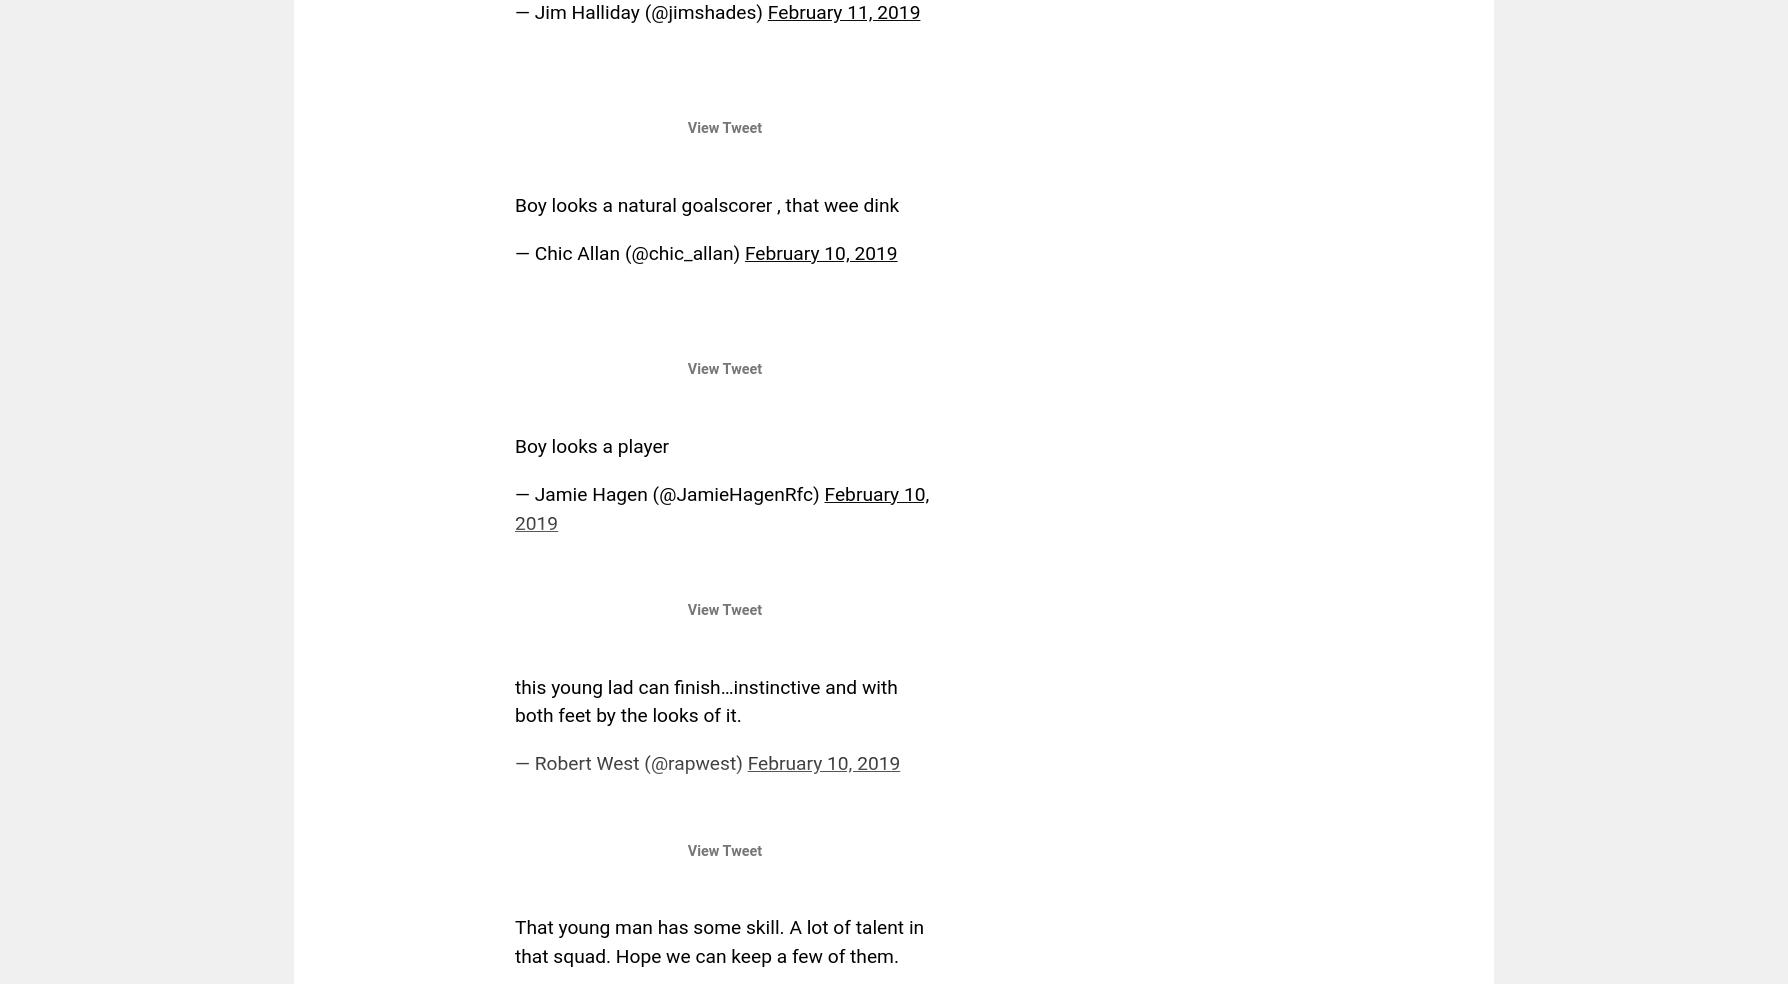  I want to click on '— Jim Halliday (@jimshades)', so click(640, 11).